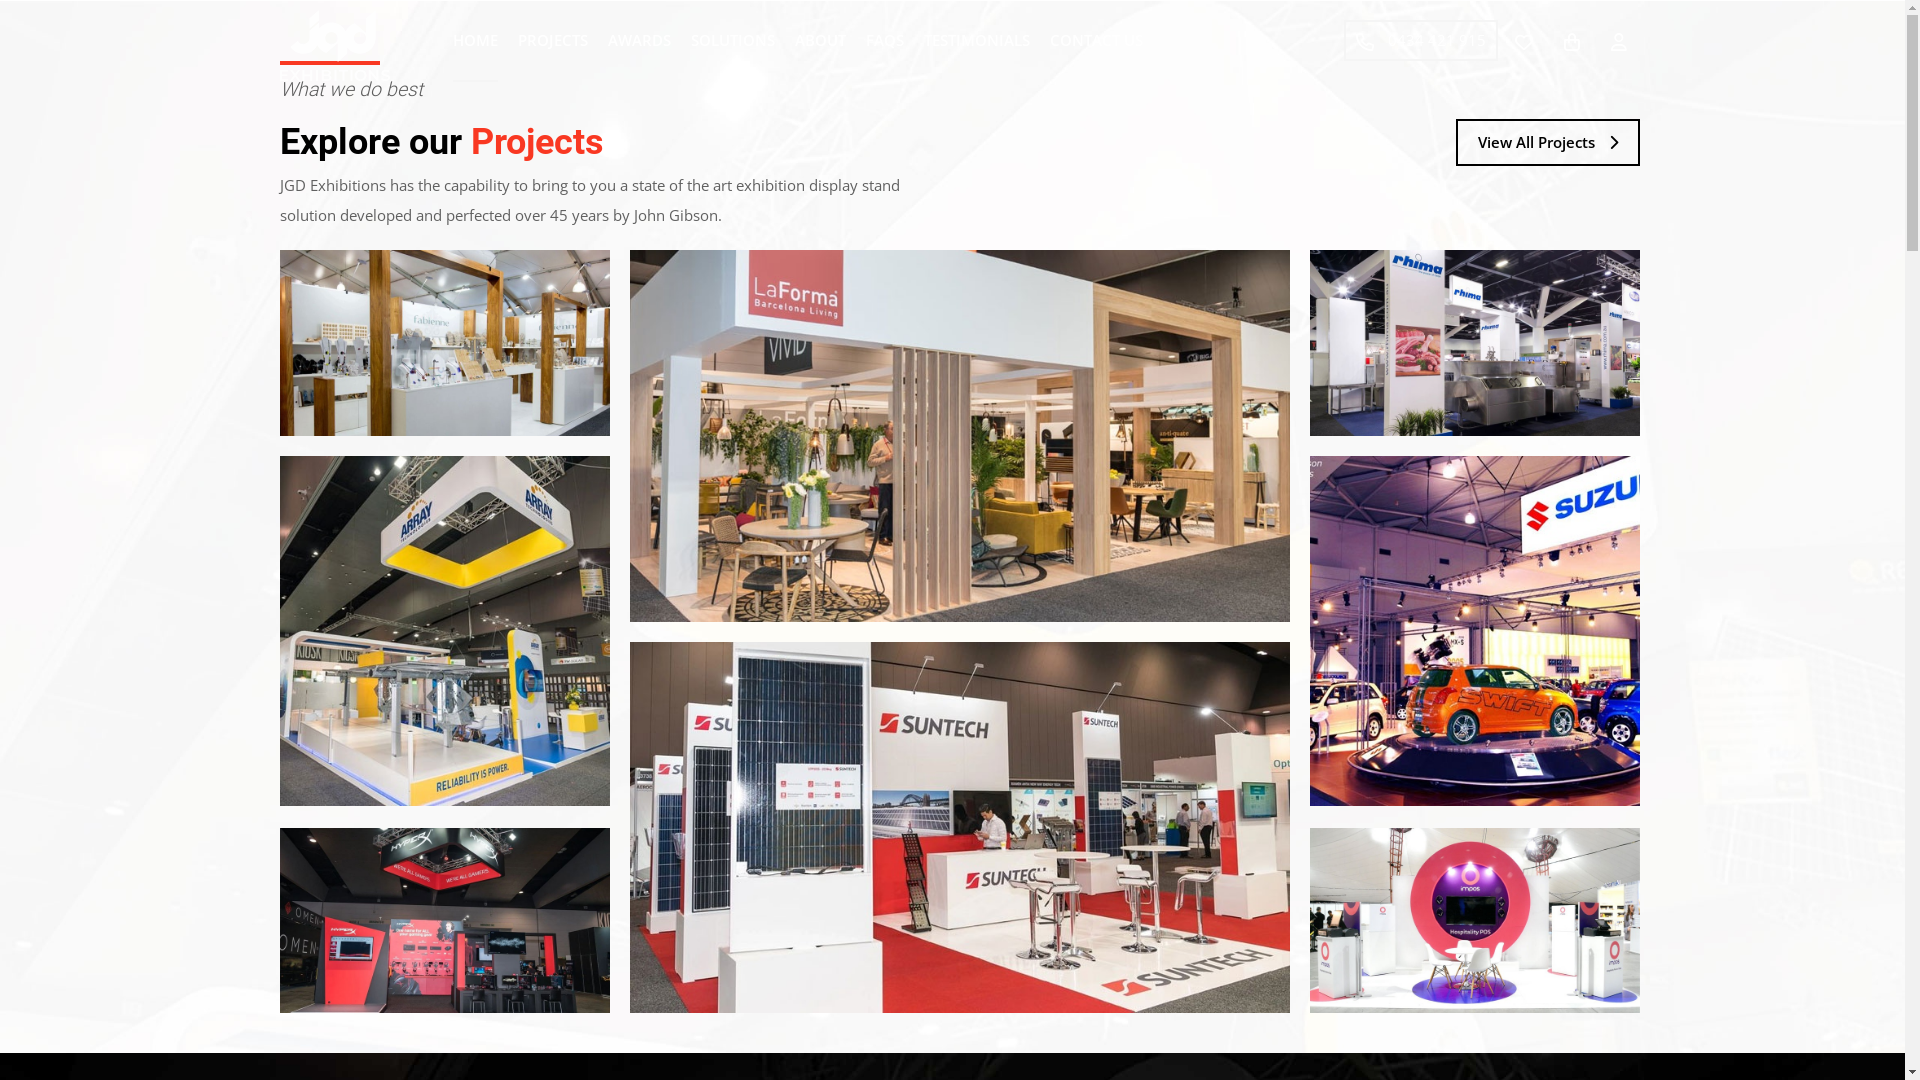 This screenshot has width=1920, height=1080. Describe the element at coordinates (1546, 141) in the screenshot. I see `'View All Projects'` at that location.